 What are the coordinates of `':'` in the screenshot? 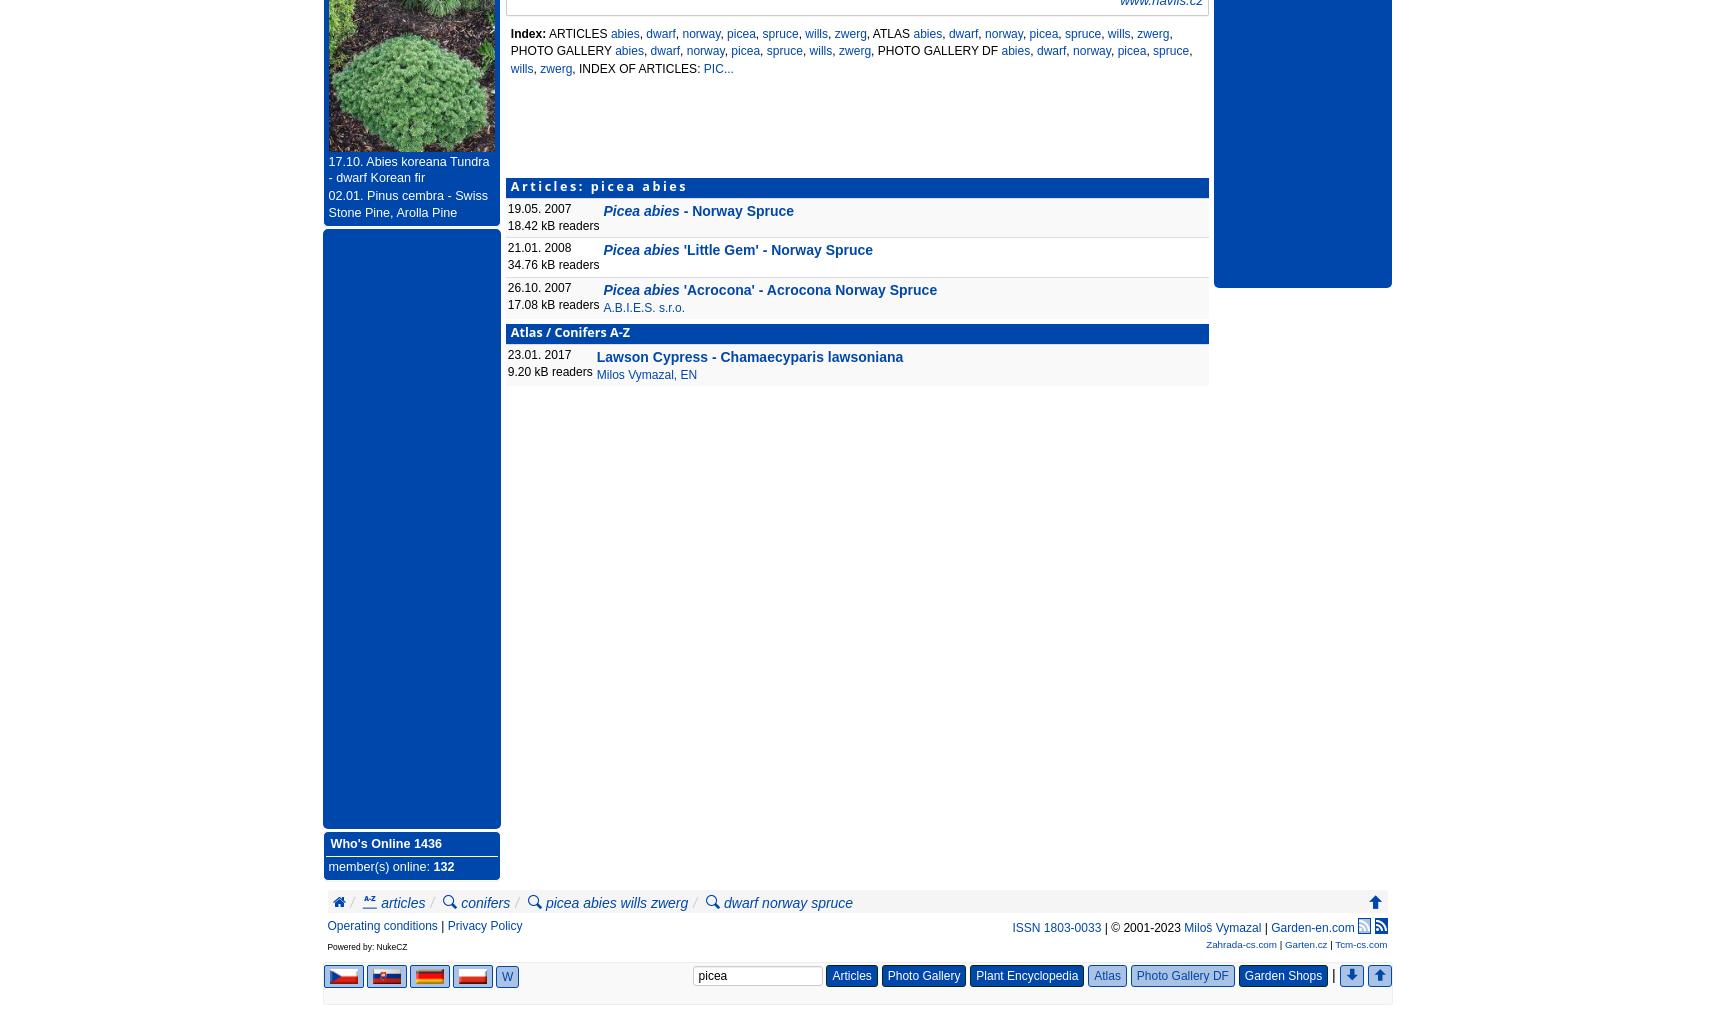 It's located at (427, 866).